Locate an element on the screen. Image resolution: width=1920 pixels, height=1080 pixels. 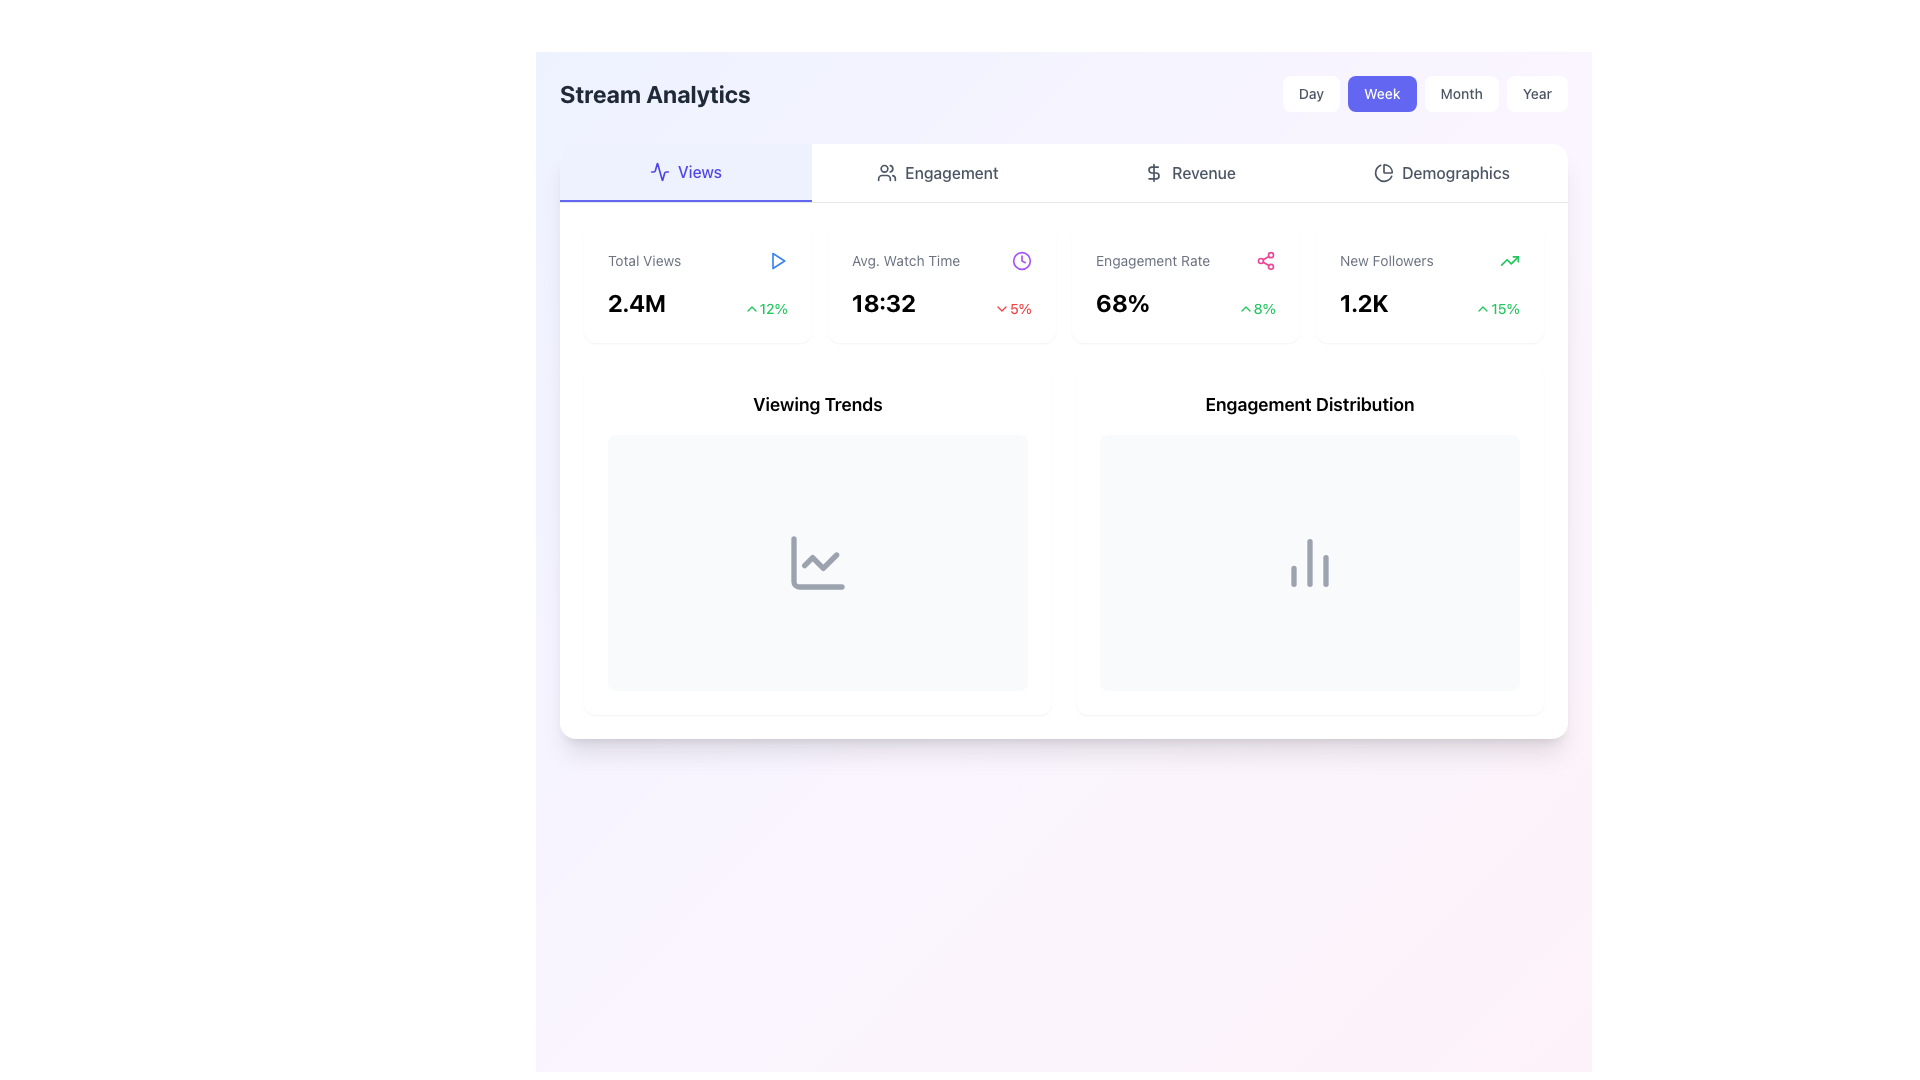
the 'Revenue' labeled tab in the navigation bar at the top-right section of the page is located at coordinates (1203, 172).